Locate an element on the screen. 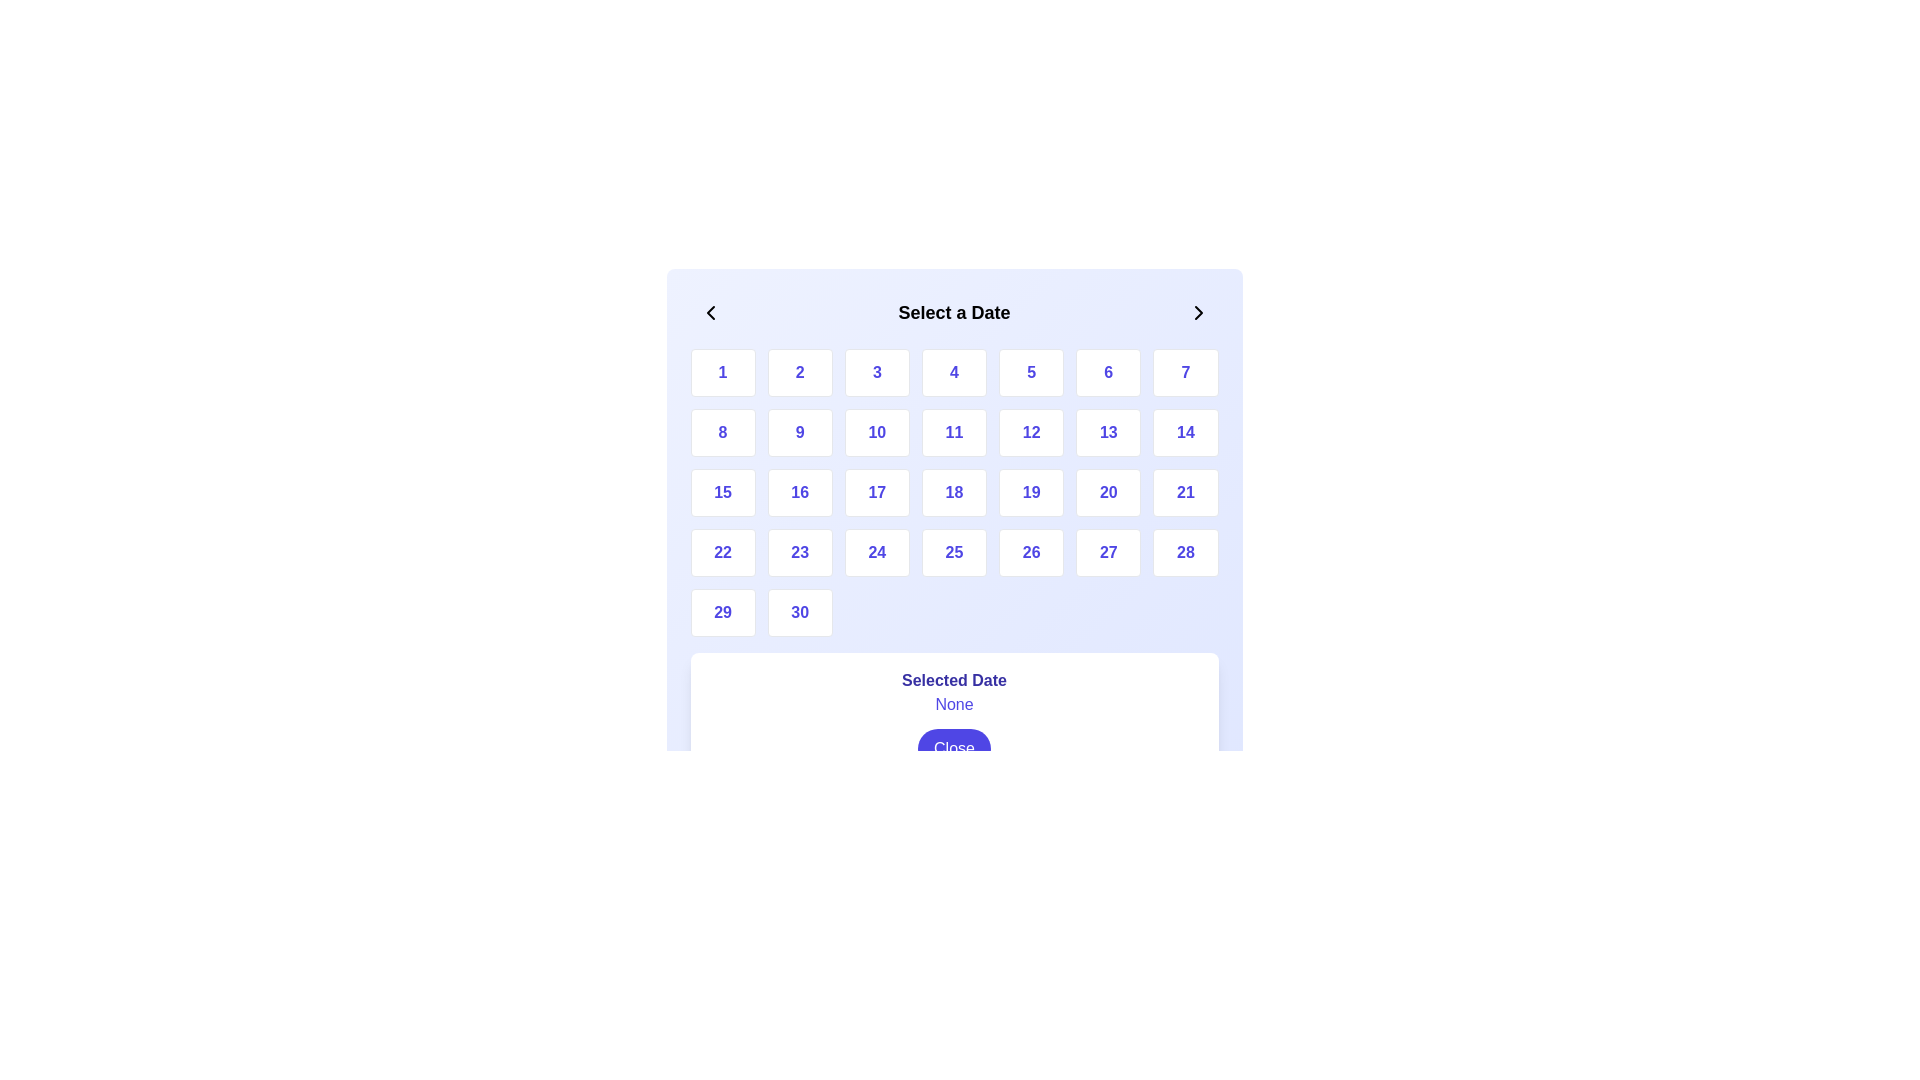 This screenshot has width=1920, height=1080. the sixth button in the first row of the date selection grid, which displays the number '6' is located at coordinates (1107, 373).